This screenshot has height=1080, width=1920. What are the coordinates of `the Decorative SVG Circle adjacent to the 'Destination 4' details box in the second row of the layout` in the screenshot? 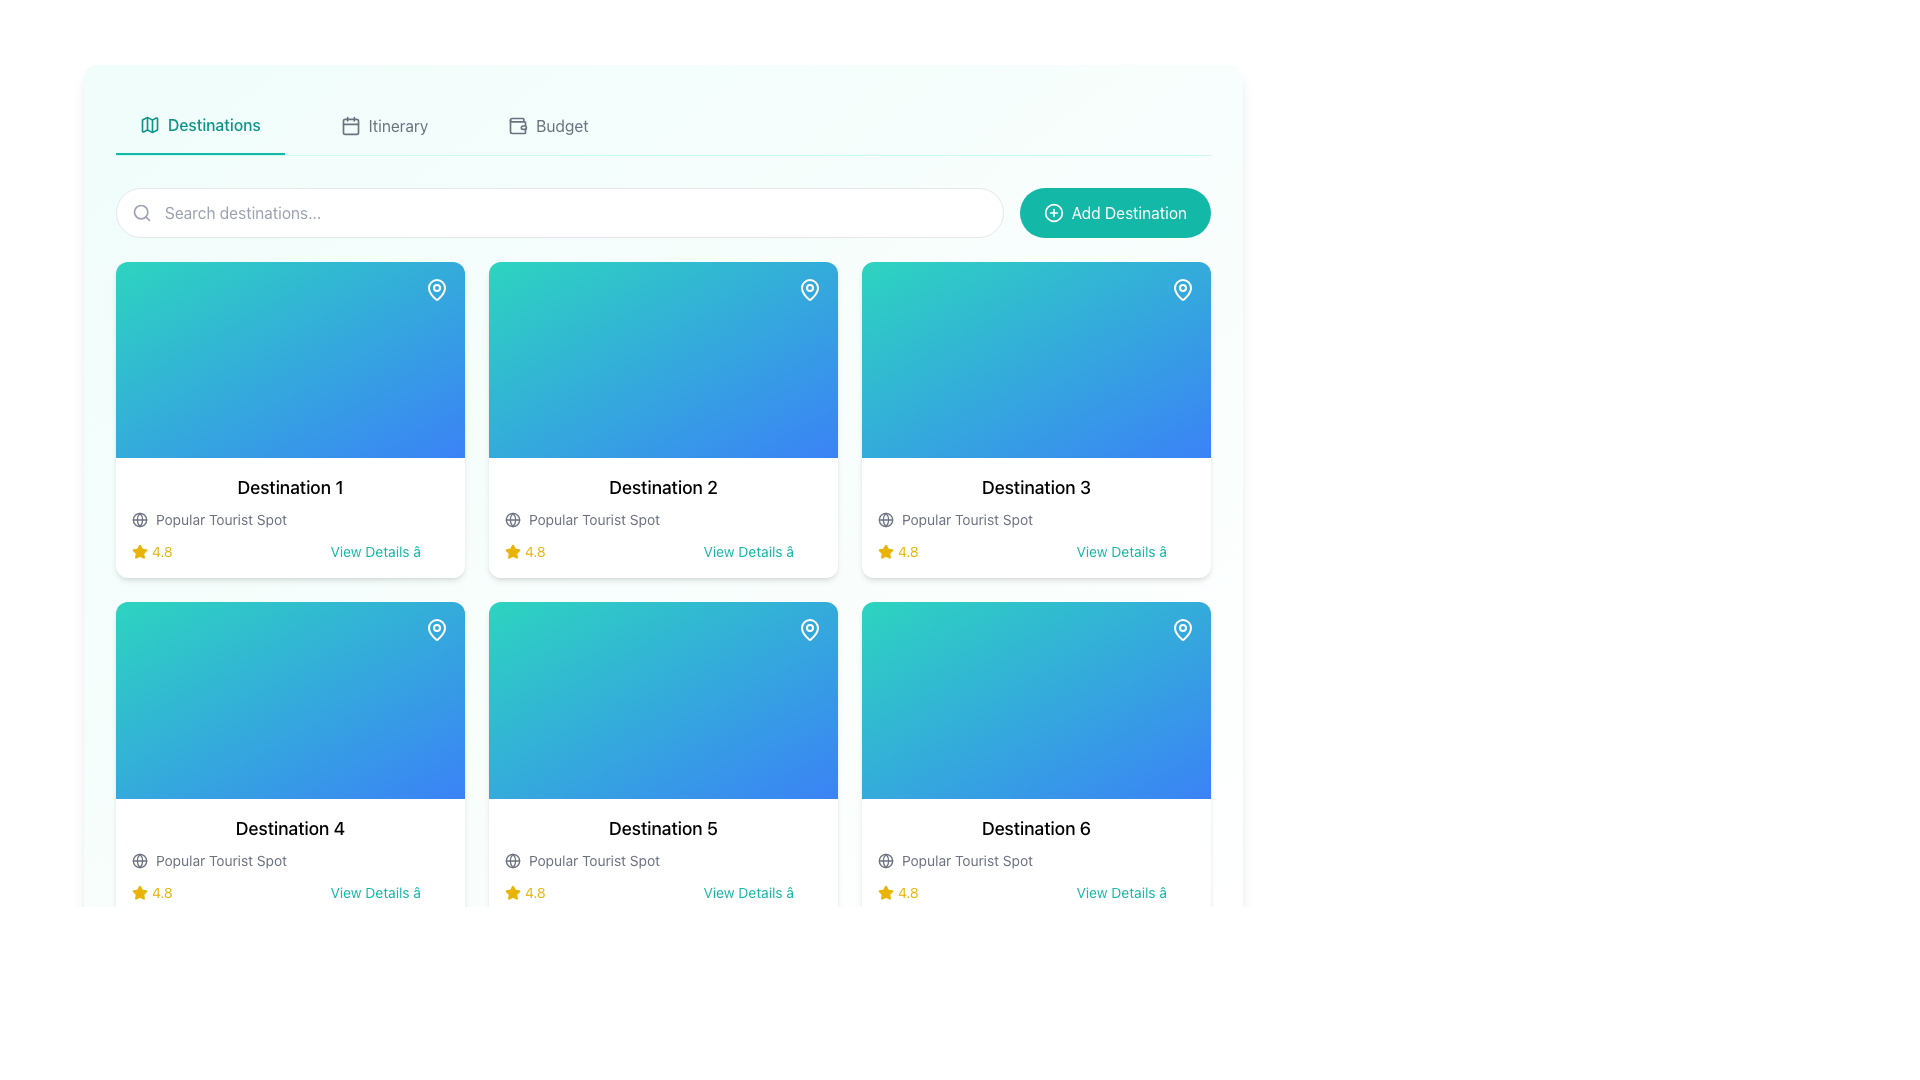 It's located at (138, 859).